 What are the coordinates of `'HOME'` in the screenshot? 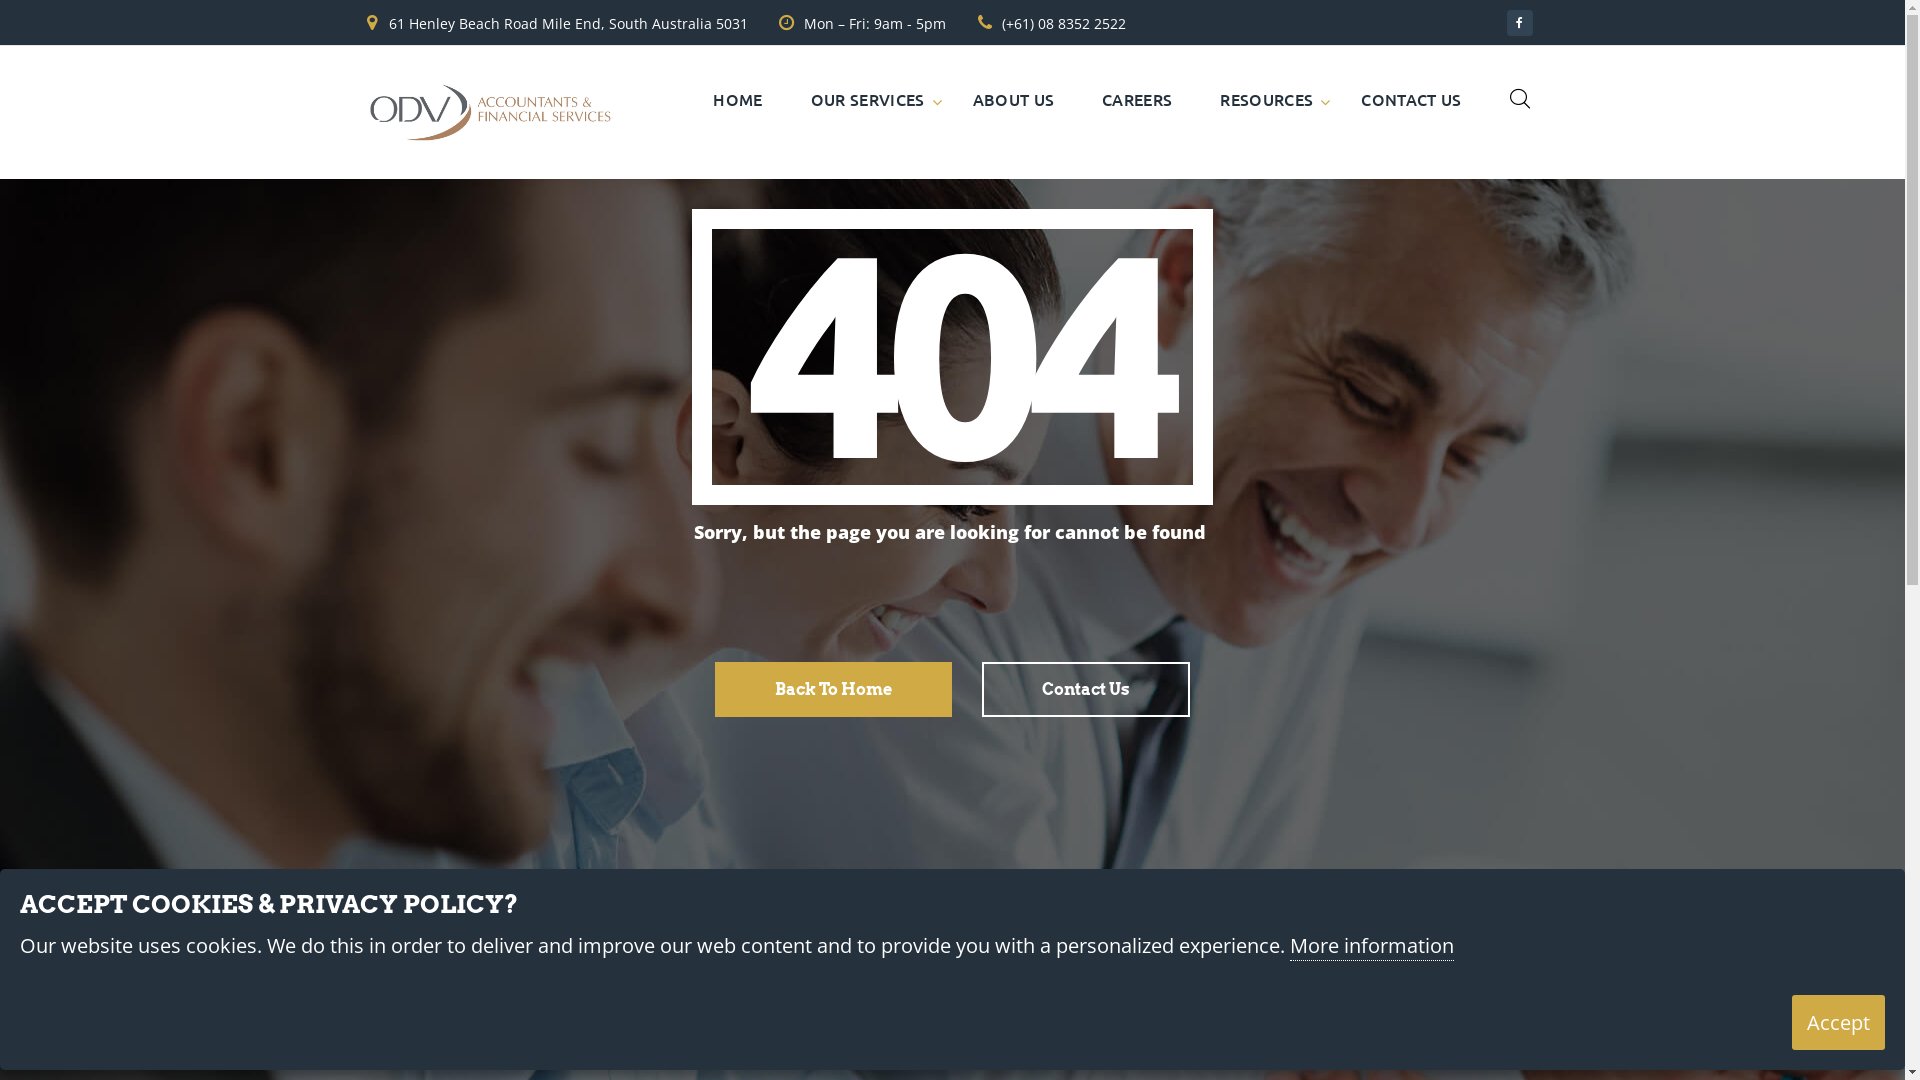 It's located at (713, 99).